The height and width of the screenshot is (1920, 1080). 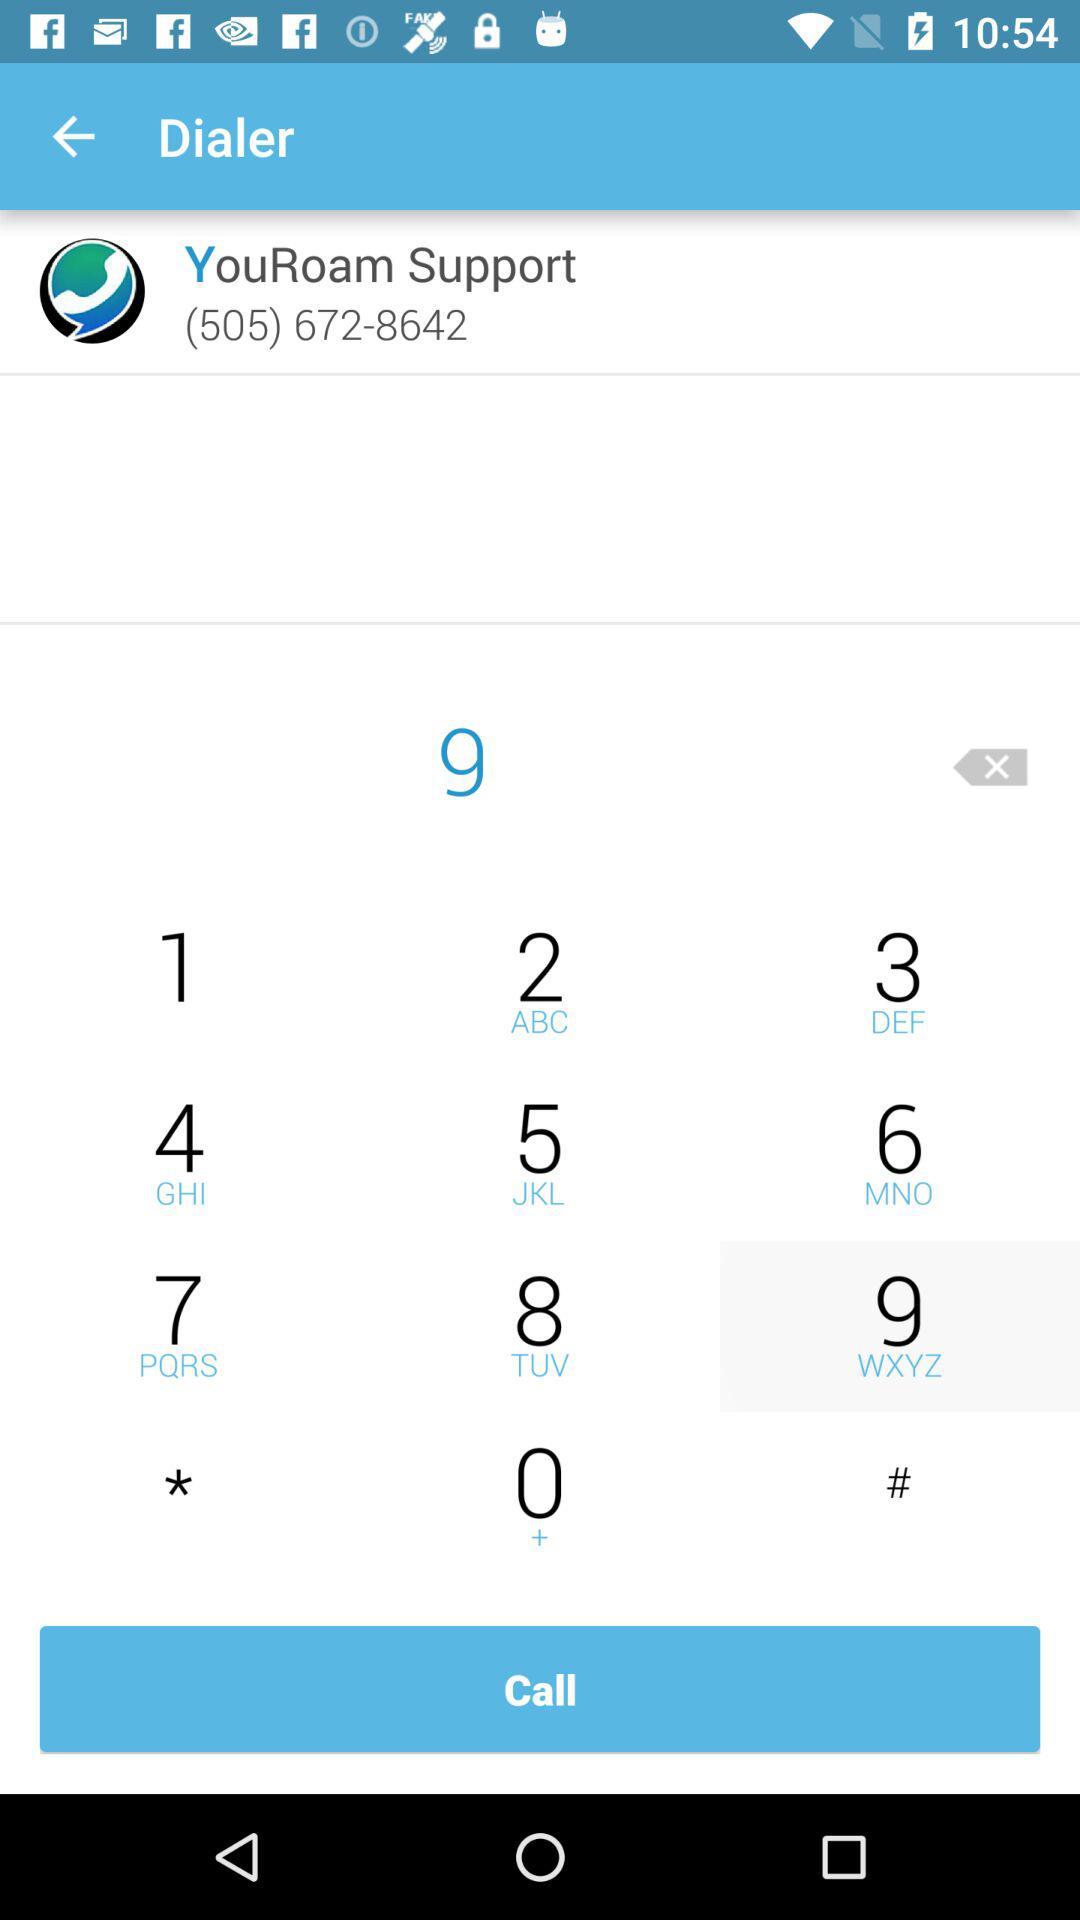 I want to click on click number 7, so click(x=180, y=1326).